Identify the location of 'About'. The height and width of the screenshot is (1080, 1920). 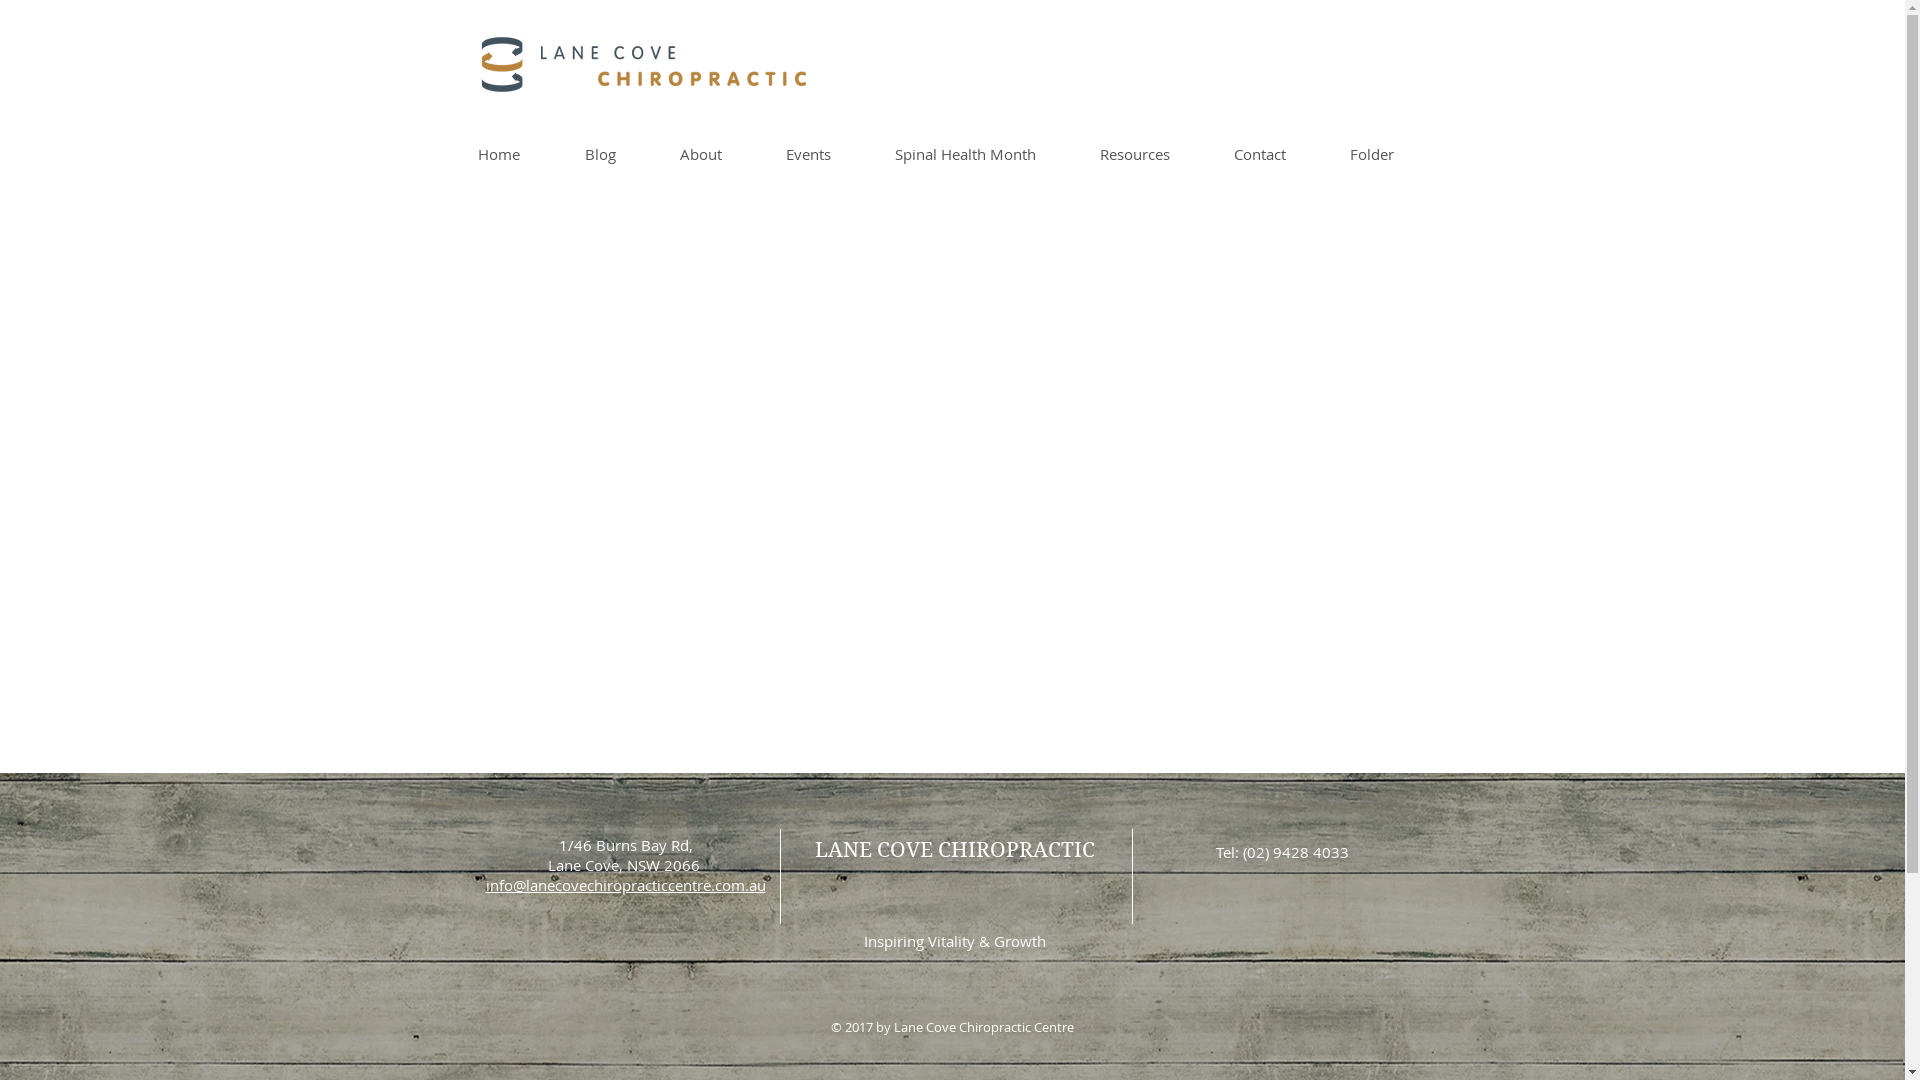
(716, 153).